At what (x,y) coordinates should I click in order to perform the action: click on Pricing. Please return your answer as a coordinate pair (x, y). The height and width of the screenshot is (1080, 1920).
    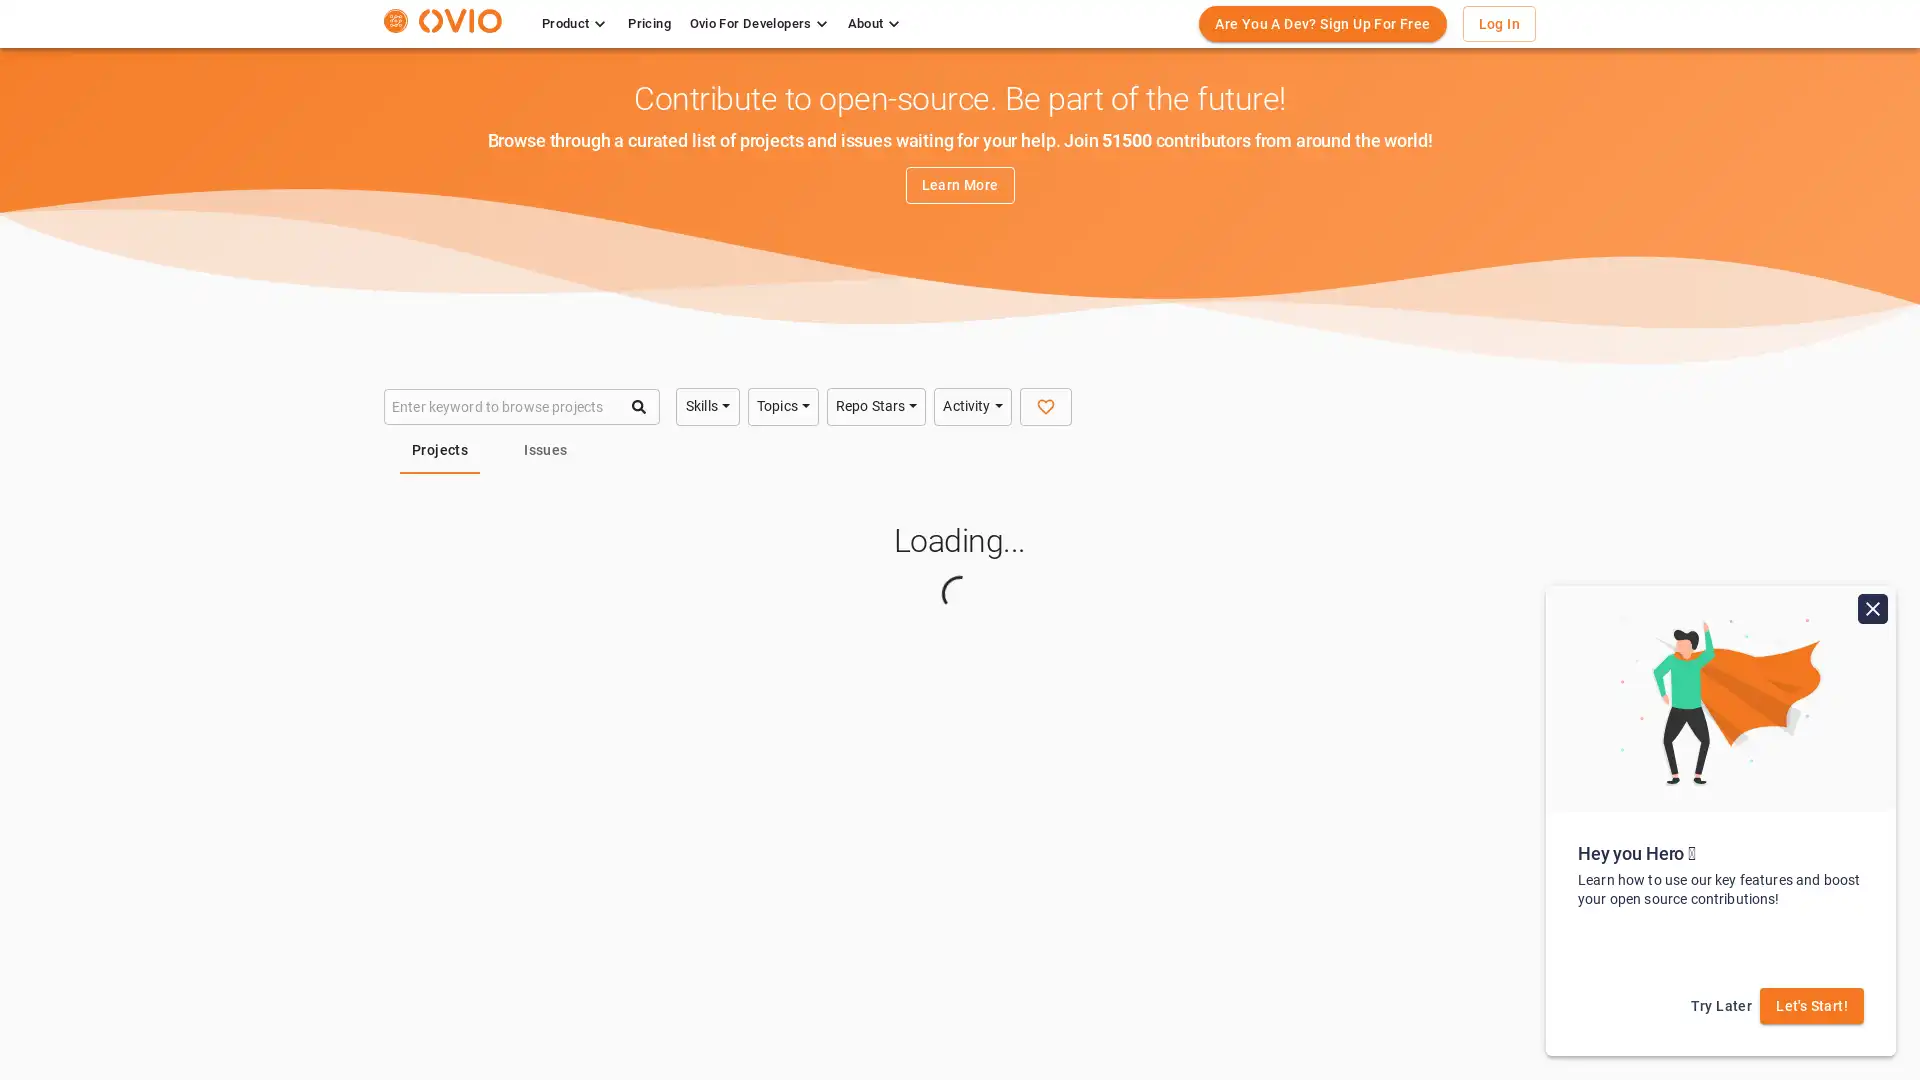
    Looking at the image, I should click on (648, 23).